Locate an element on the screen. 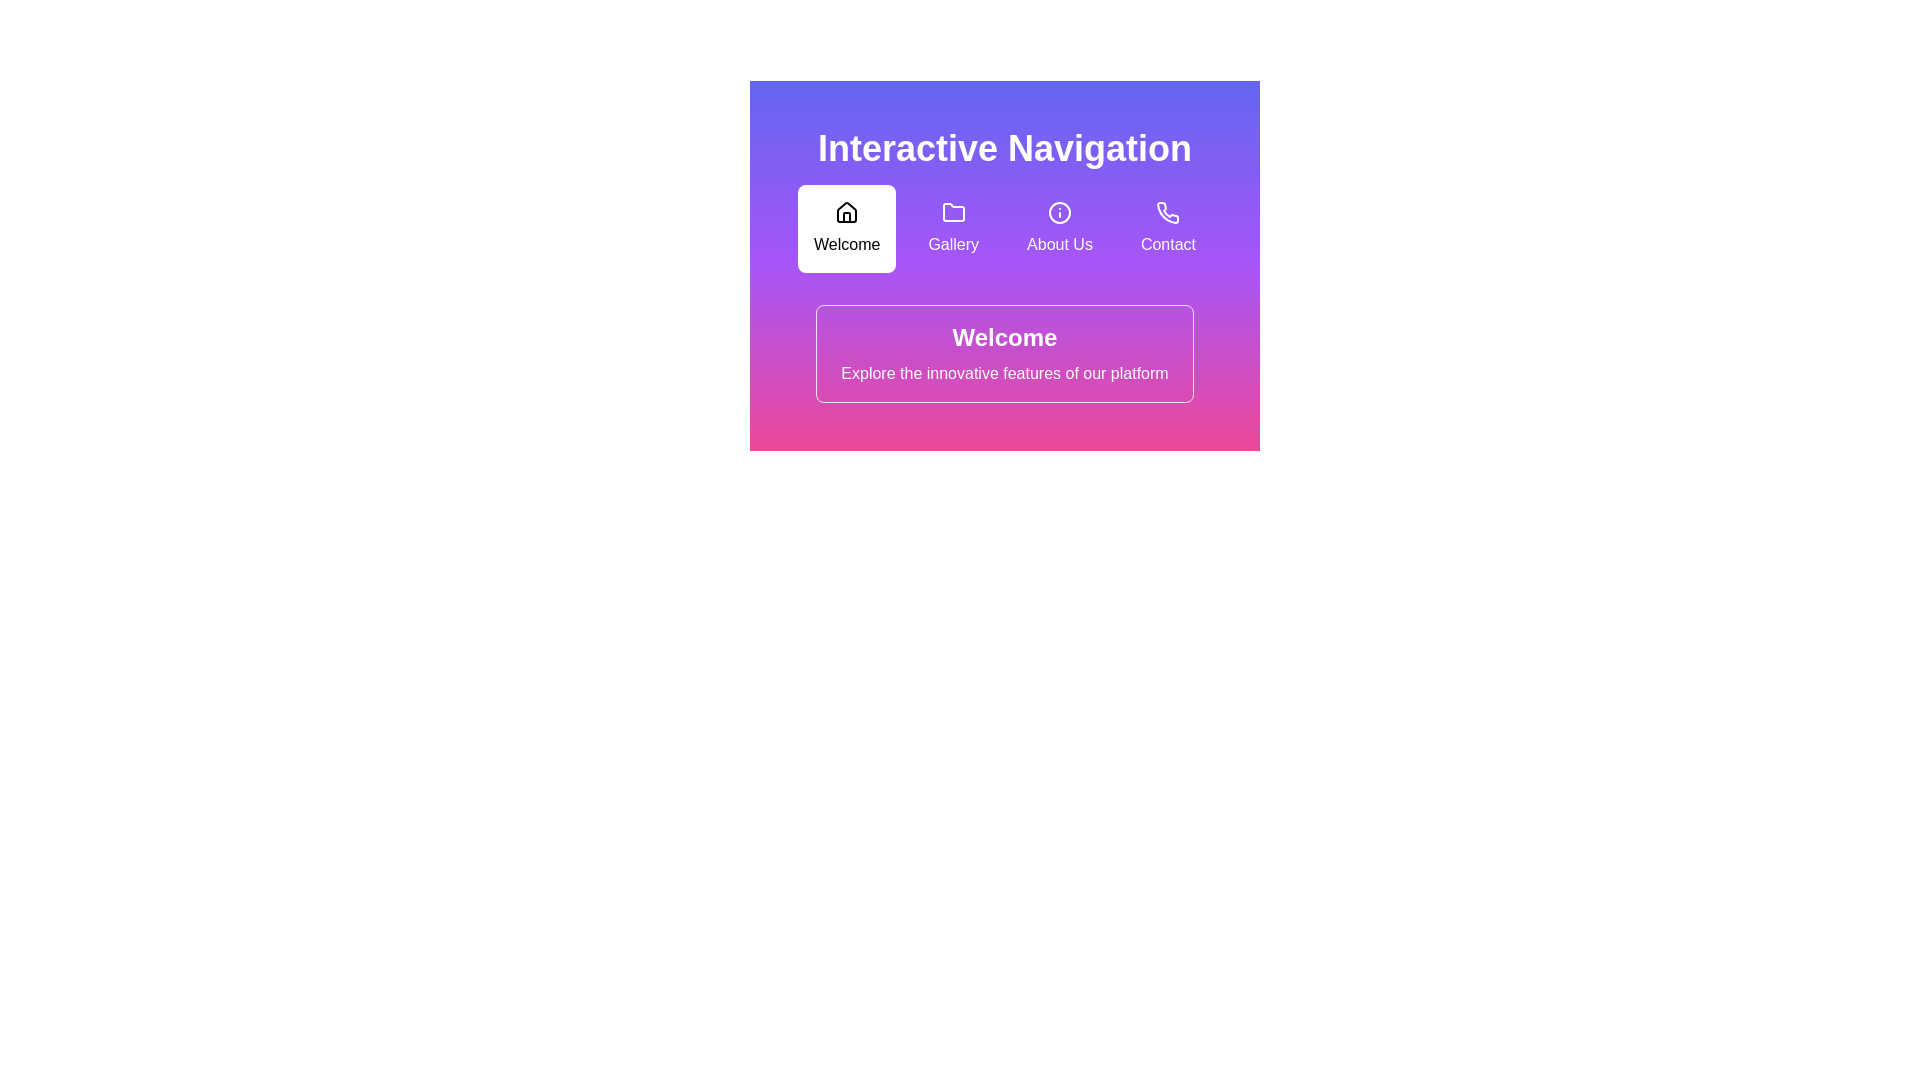 The image size is (1920, 1080). the house icon that represents the 'Welcome' button in the top navigation bar, which is the first item in the list is located at coordinates (847, 217).